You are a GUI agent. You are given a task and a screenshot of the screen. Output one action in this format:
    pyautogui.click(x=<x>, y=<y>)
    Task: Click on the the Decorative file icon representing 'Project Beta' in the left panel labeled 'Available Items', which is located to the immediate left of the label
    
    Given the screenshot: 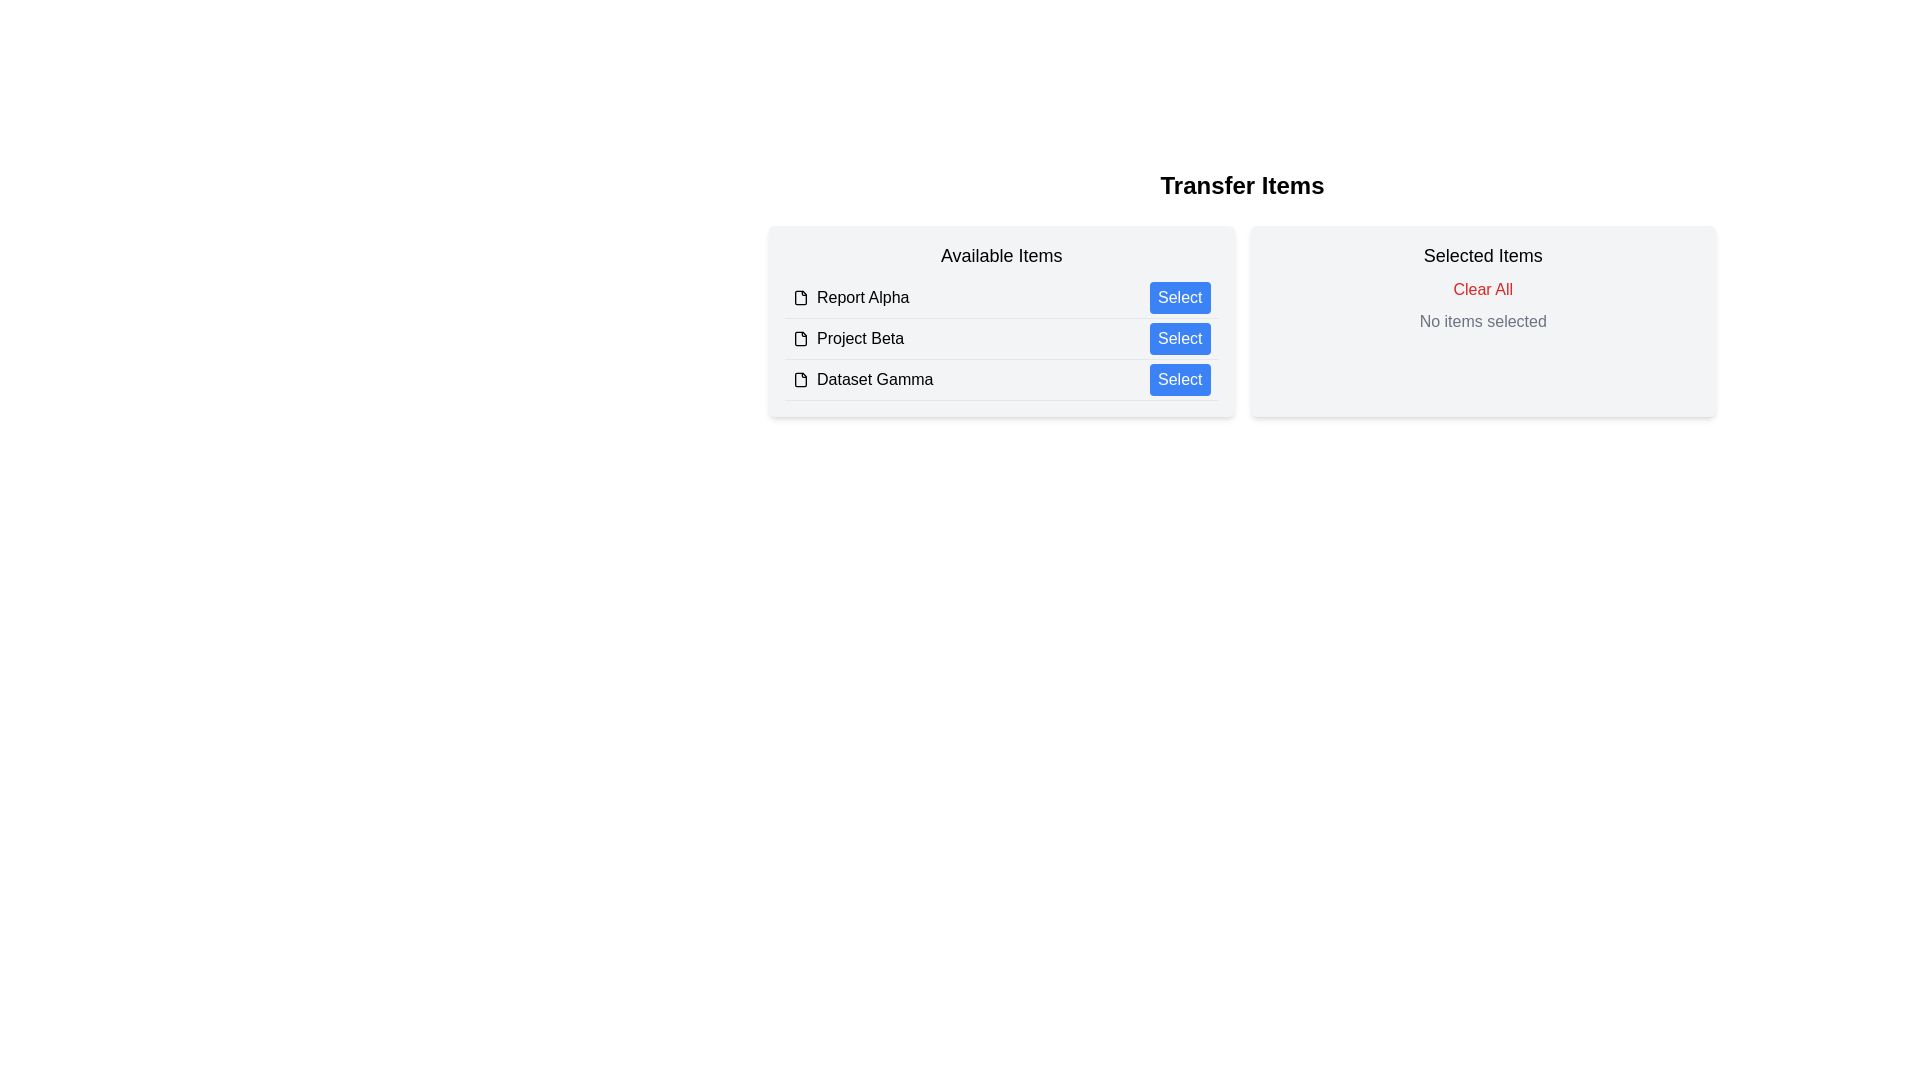 What is the action you would take?
    pyautogui.click(x=801, y=338)
    